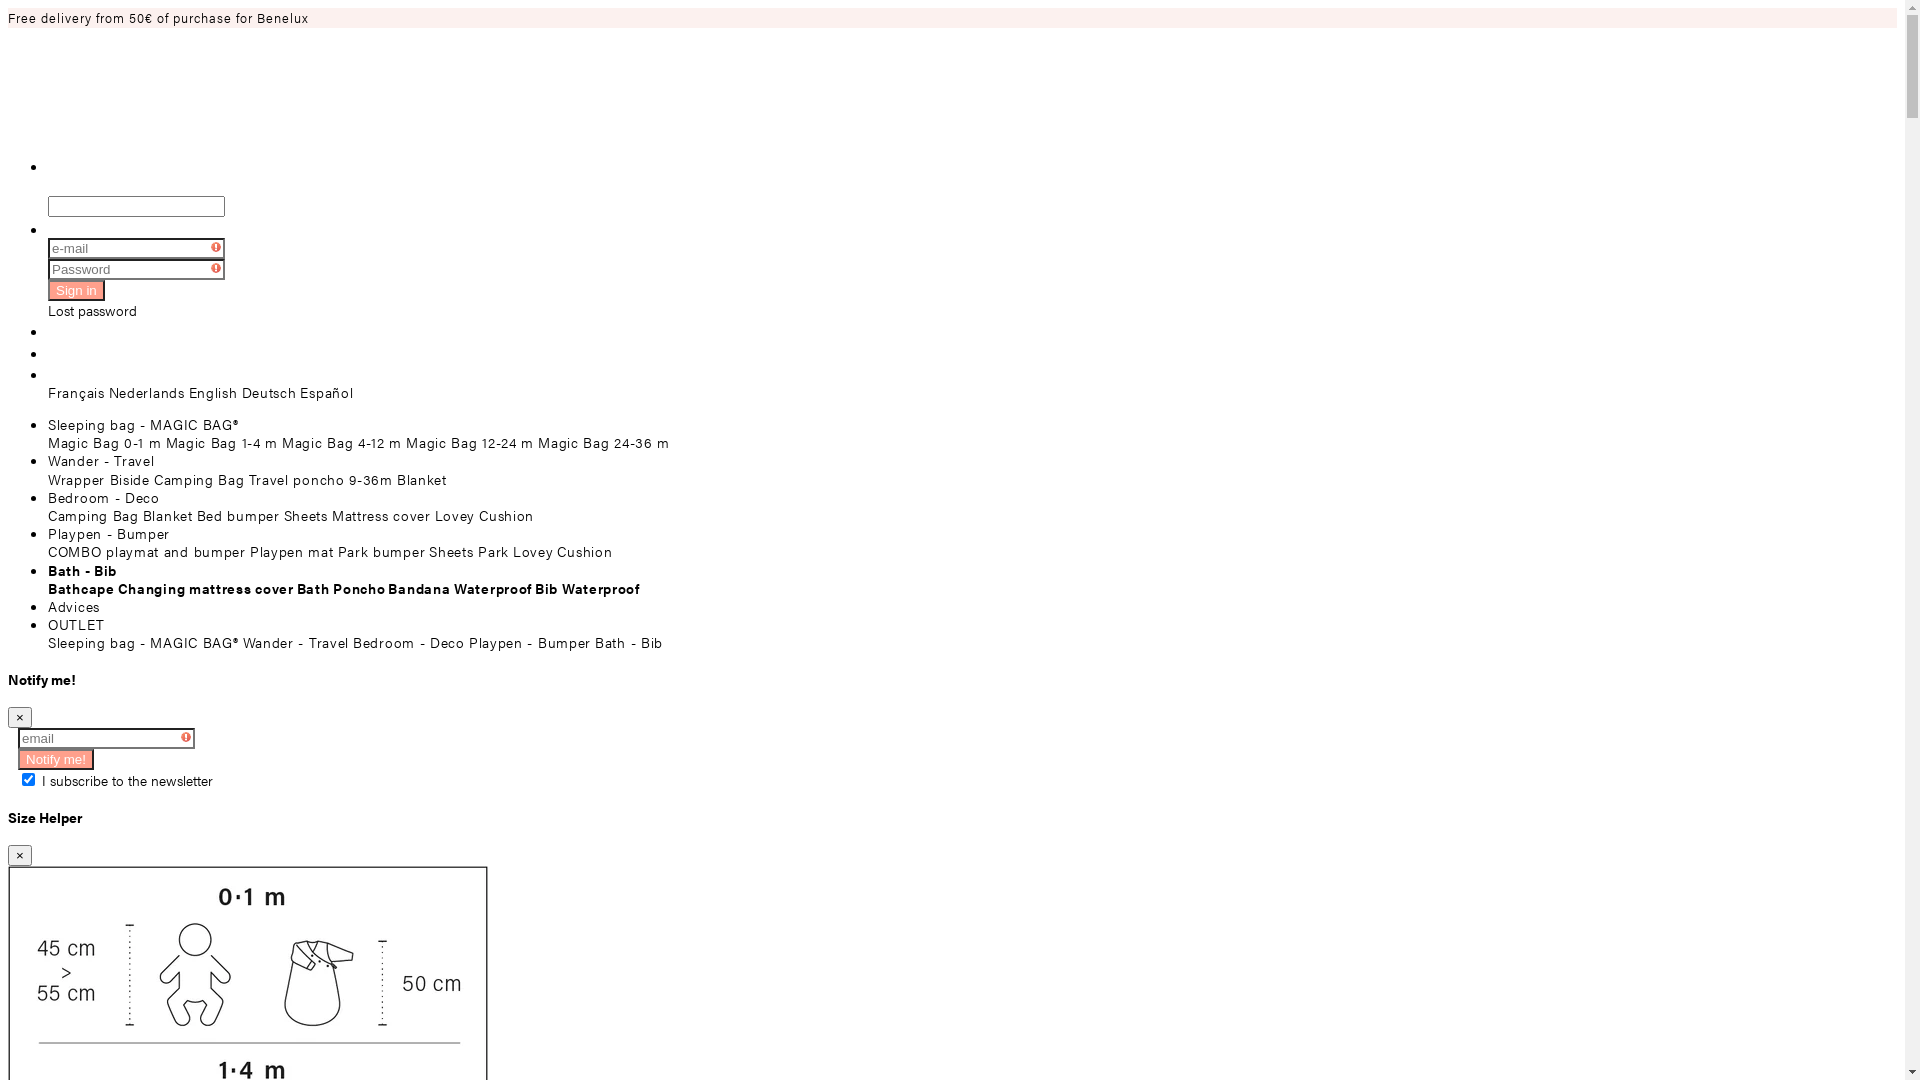 This screenshot has height=1080, width=1920. I want to click on 'Bandana Waterproof', so click(459, 586).